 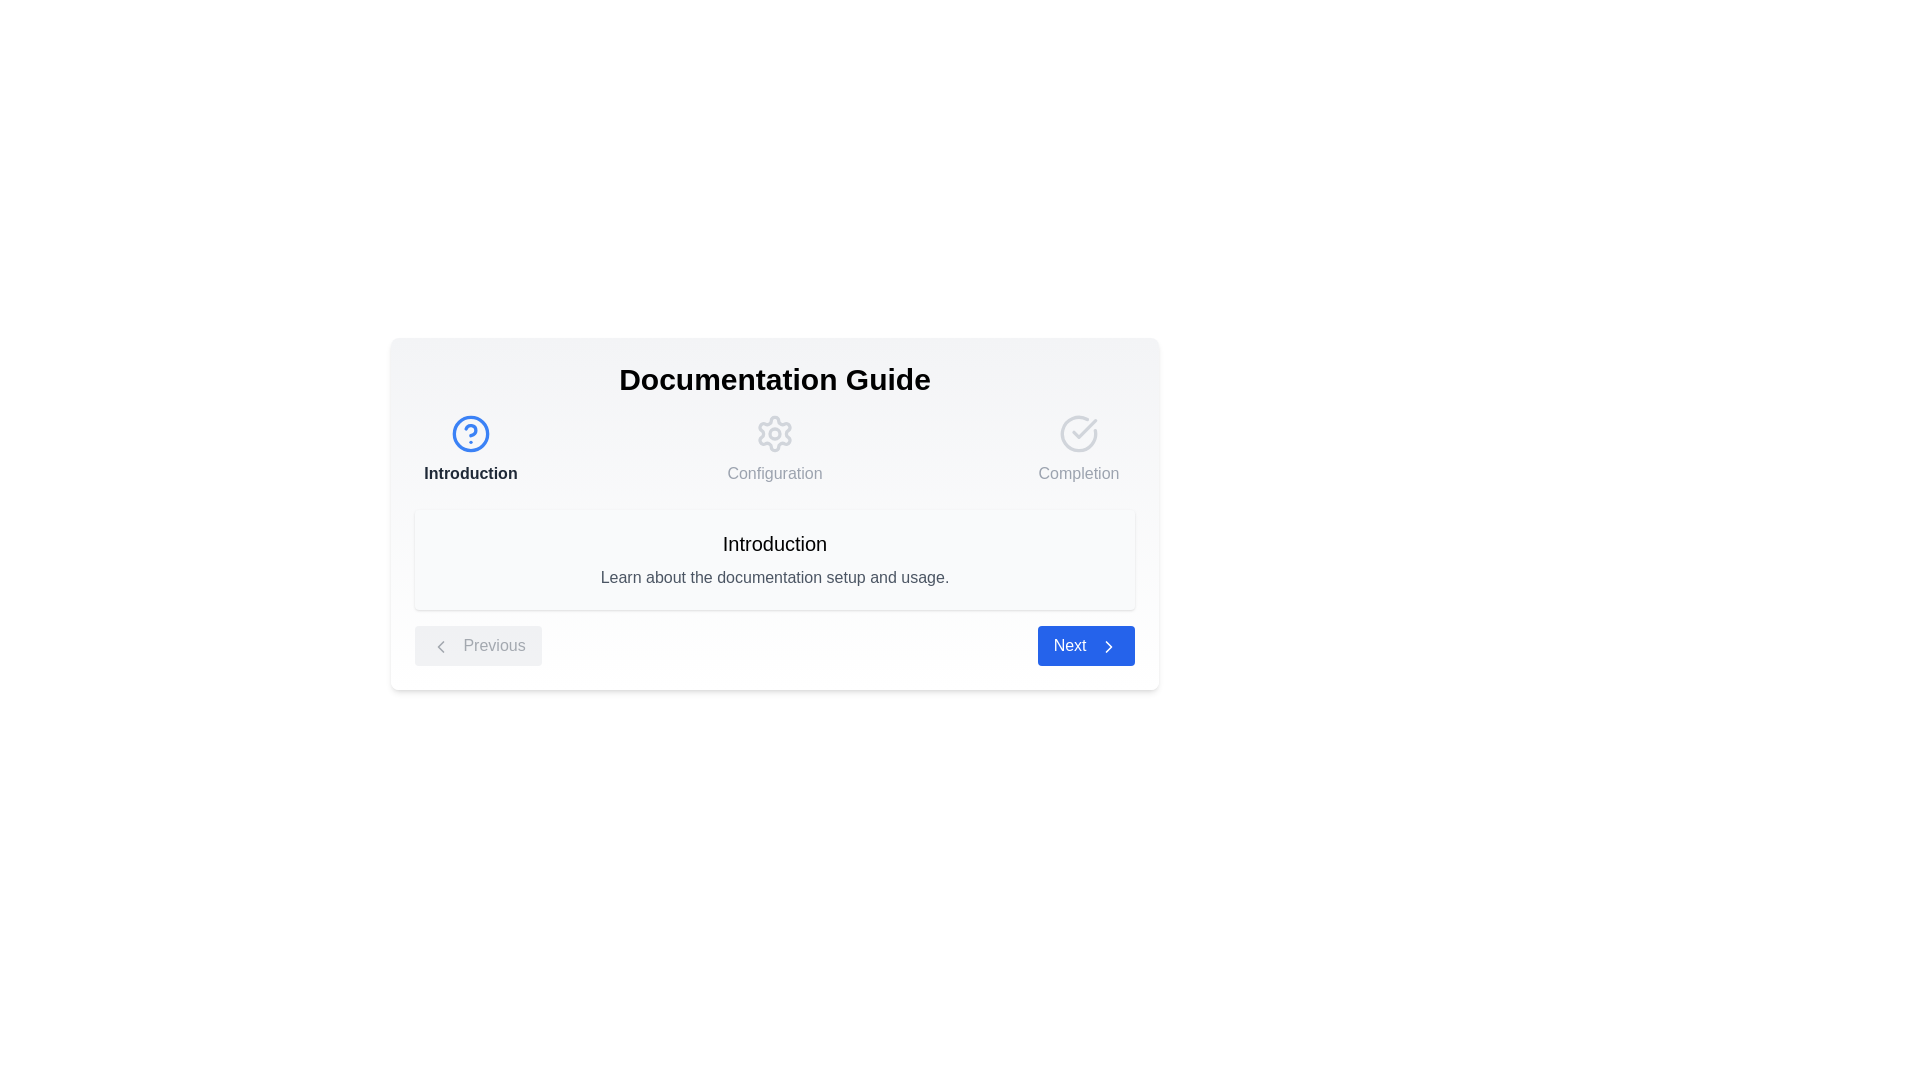 I want to click on the step icon for Configuration to navigate to that step, so click(x=773, y=433).